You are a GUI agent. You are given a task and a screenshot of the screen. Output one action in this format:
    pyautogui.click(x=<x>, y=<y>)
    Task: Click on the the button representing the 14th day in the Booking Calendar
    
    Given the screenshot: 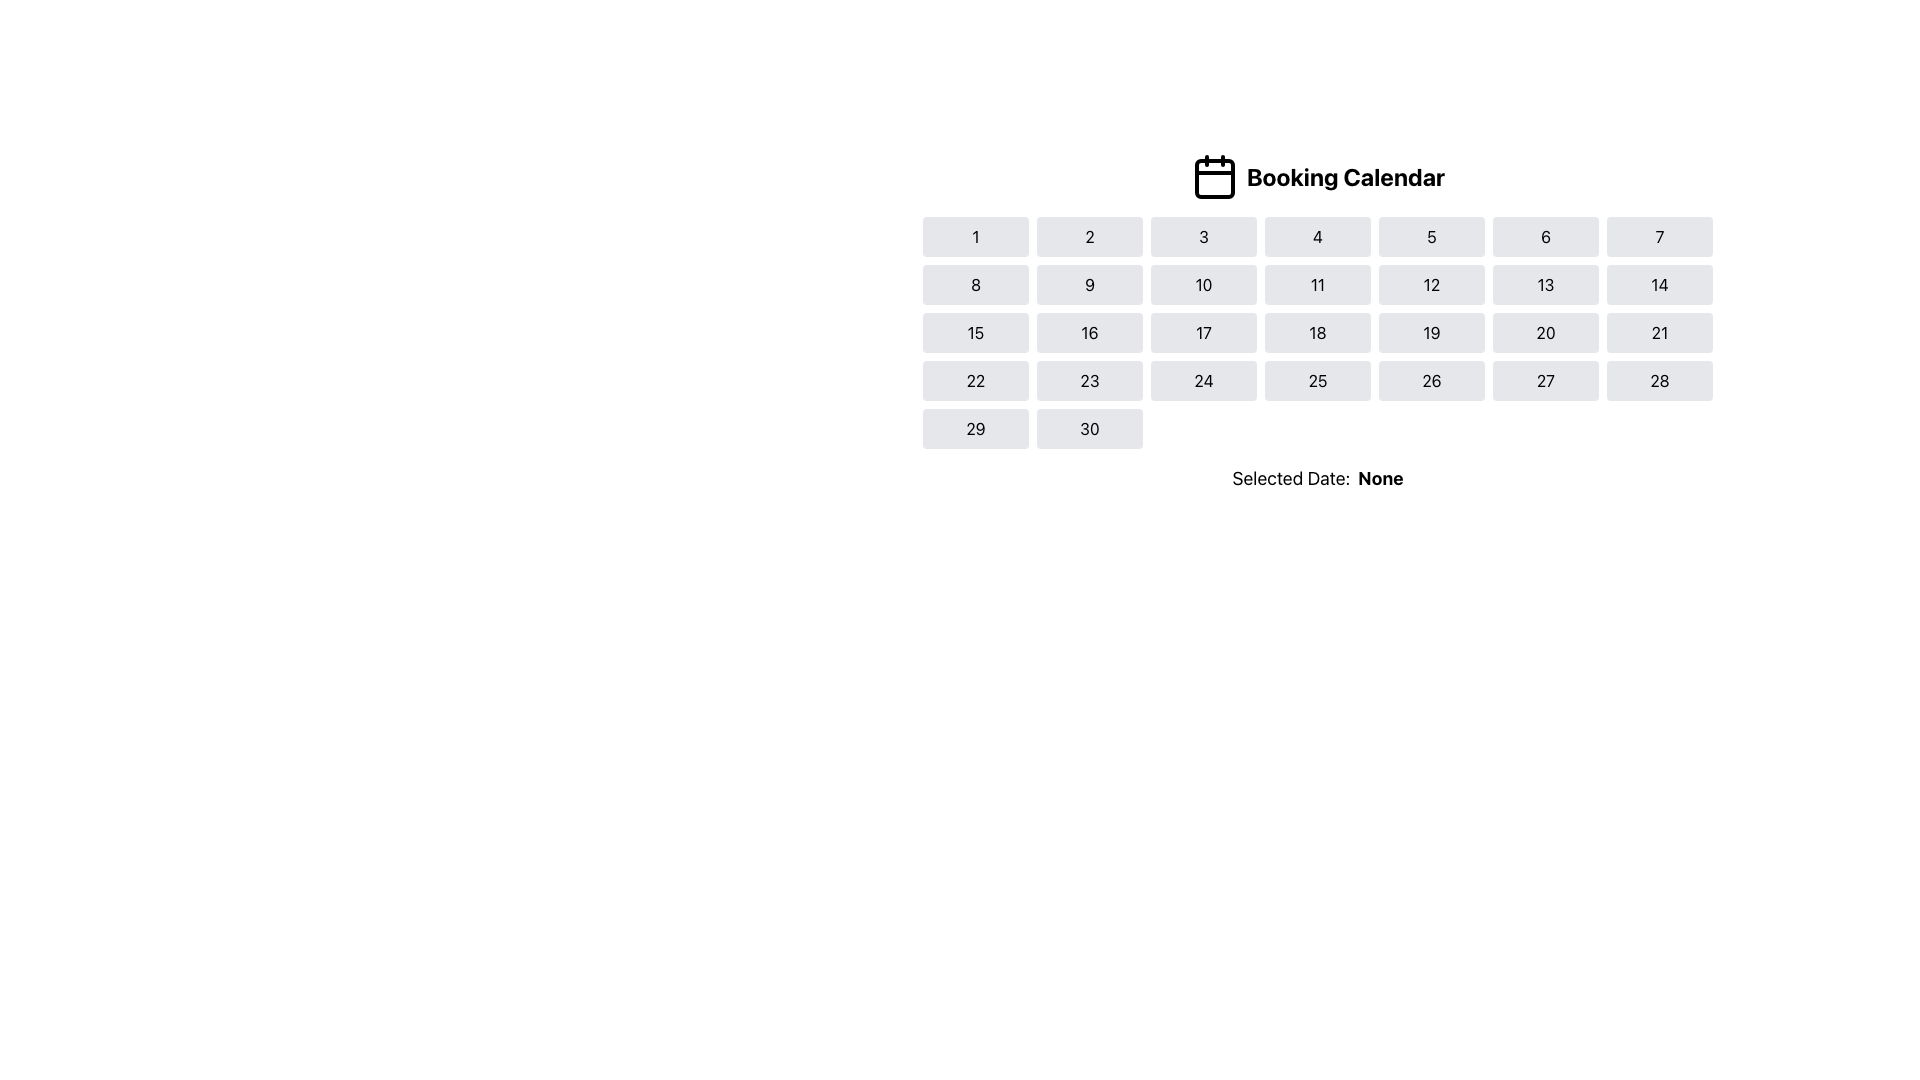 What is the action you would take?
    pyautogui.click(x=1660, y=285)
    